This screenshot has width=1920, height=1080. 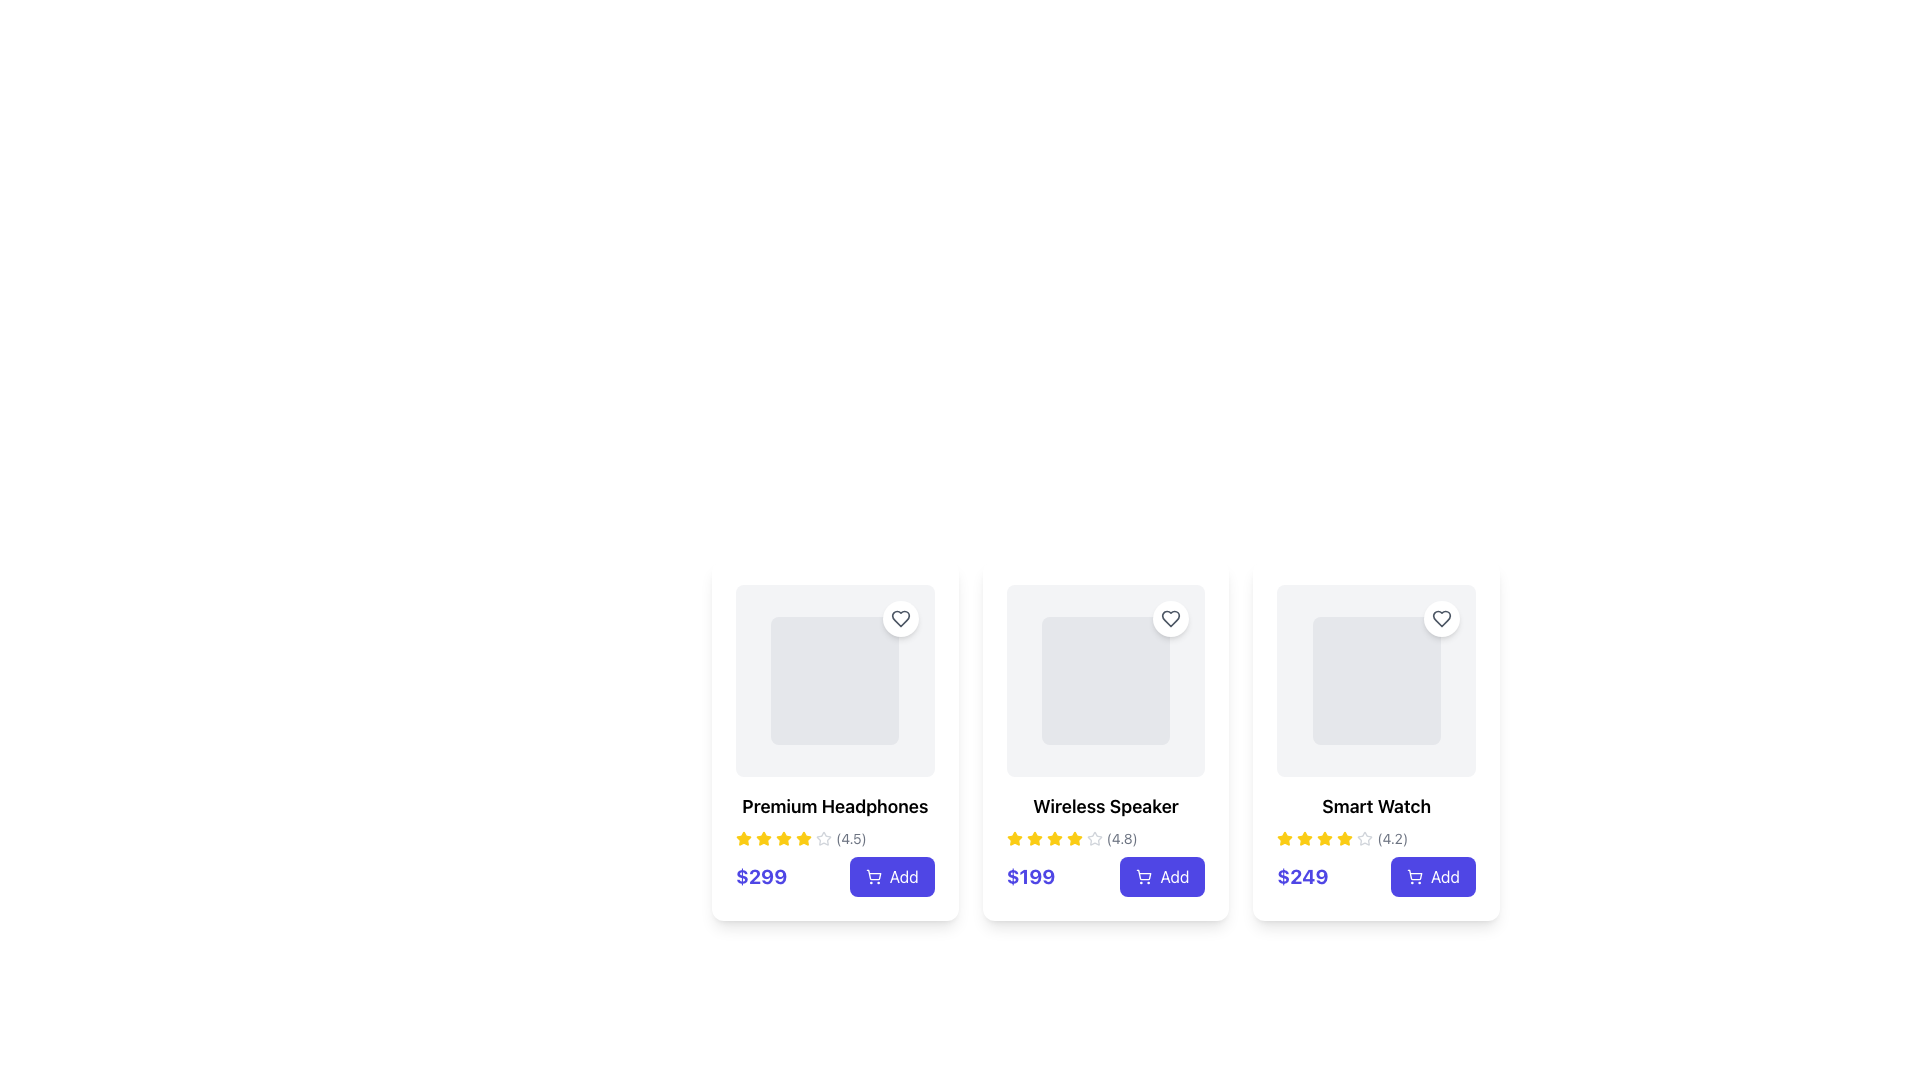 I want to click on the fourth star in the rating section of the 'Wireless Speaker' product card to interact with it, so click(x=1053, y=838).